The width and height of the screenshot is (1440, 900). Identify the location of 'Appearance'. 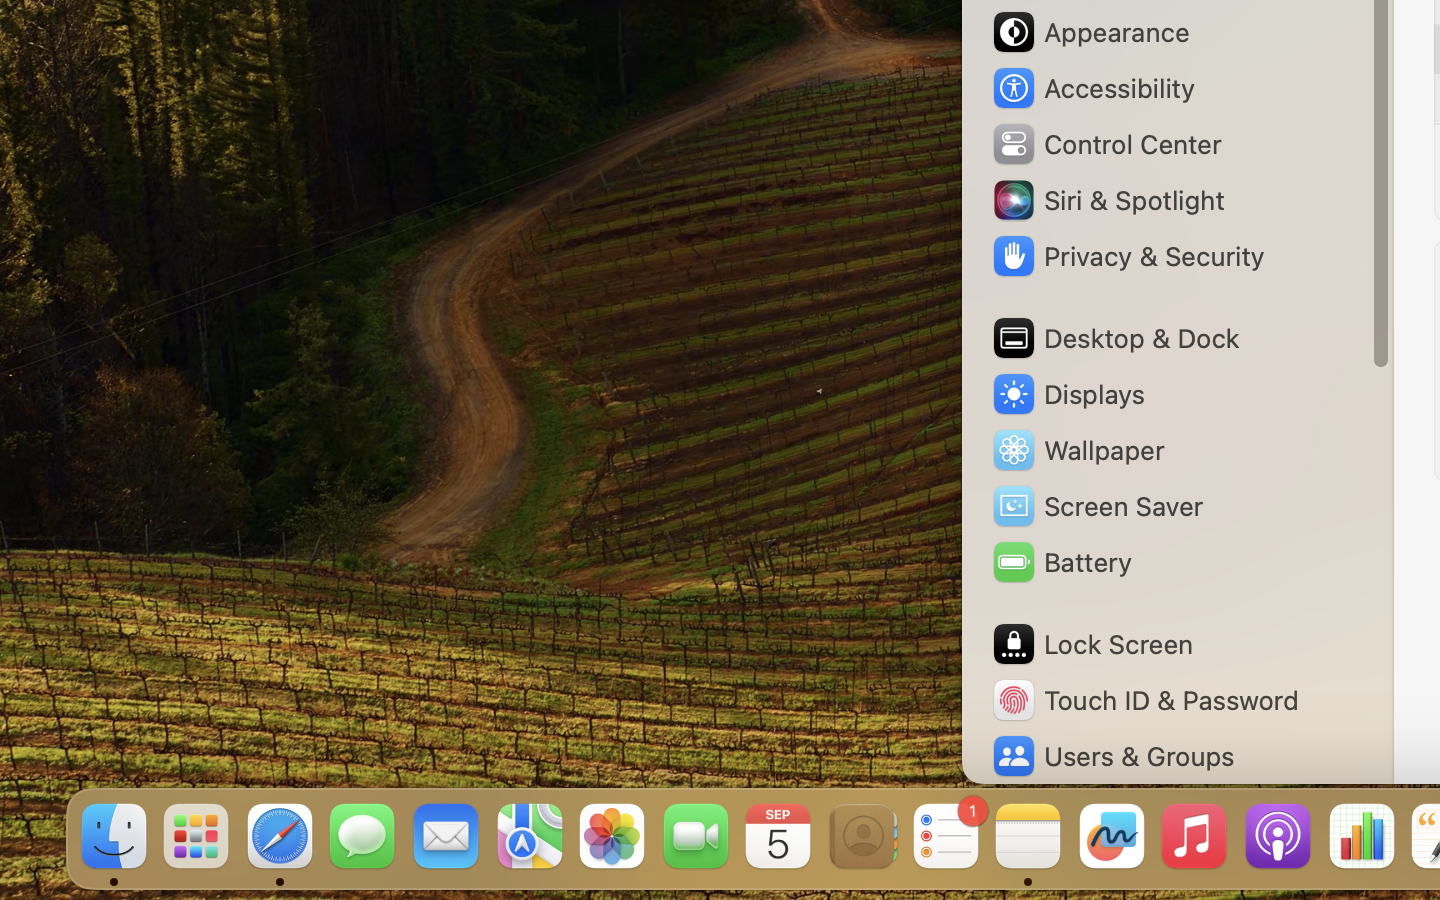
(1088, 31).